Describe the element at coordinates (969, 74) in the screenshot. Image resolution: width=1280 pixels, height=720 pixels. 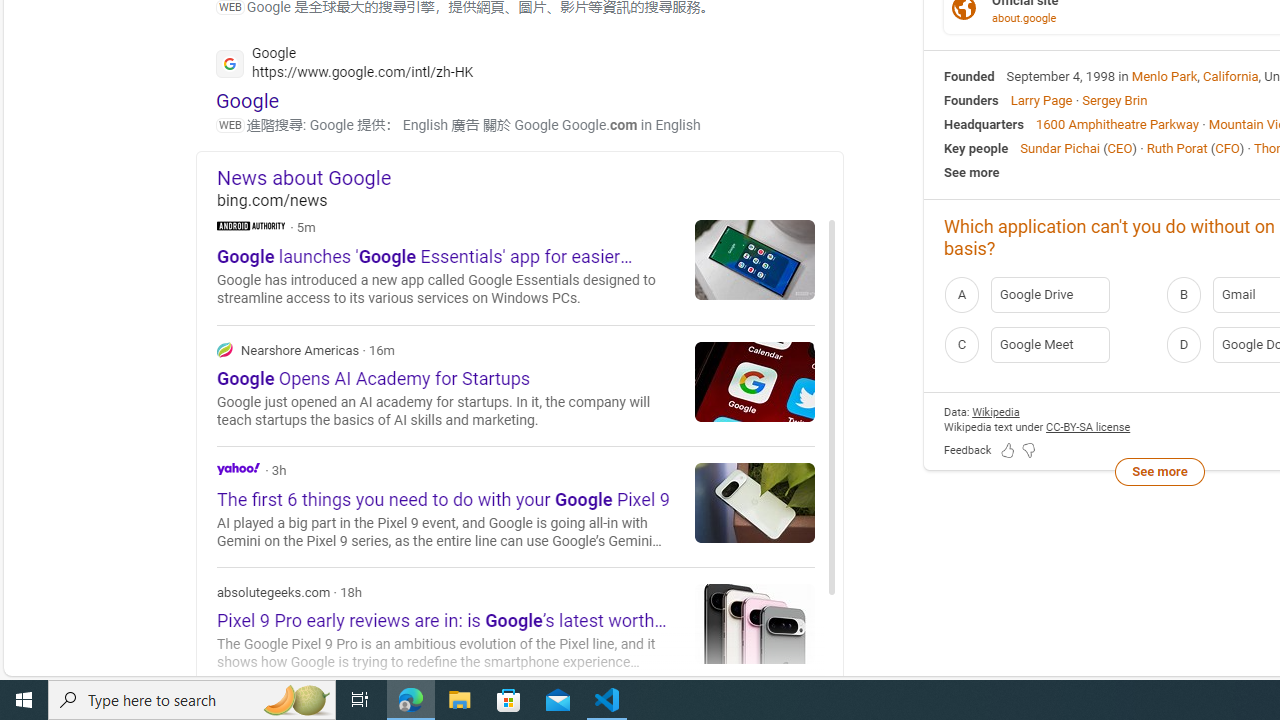
I see `'Founded'` at that location.